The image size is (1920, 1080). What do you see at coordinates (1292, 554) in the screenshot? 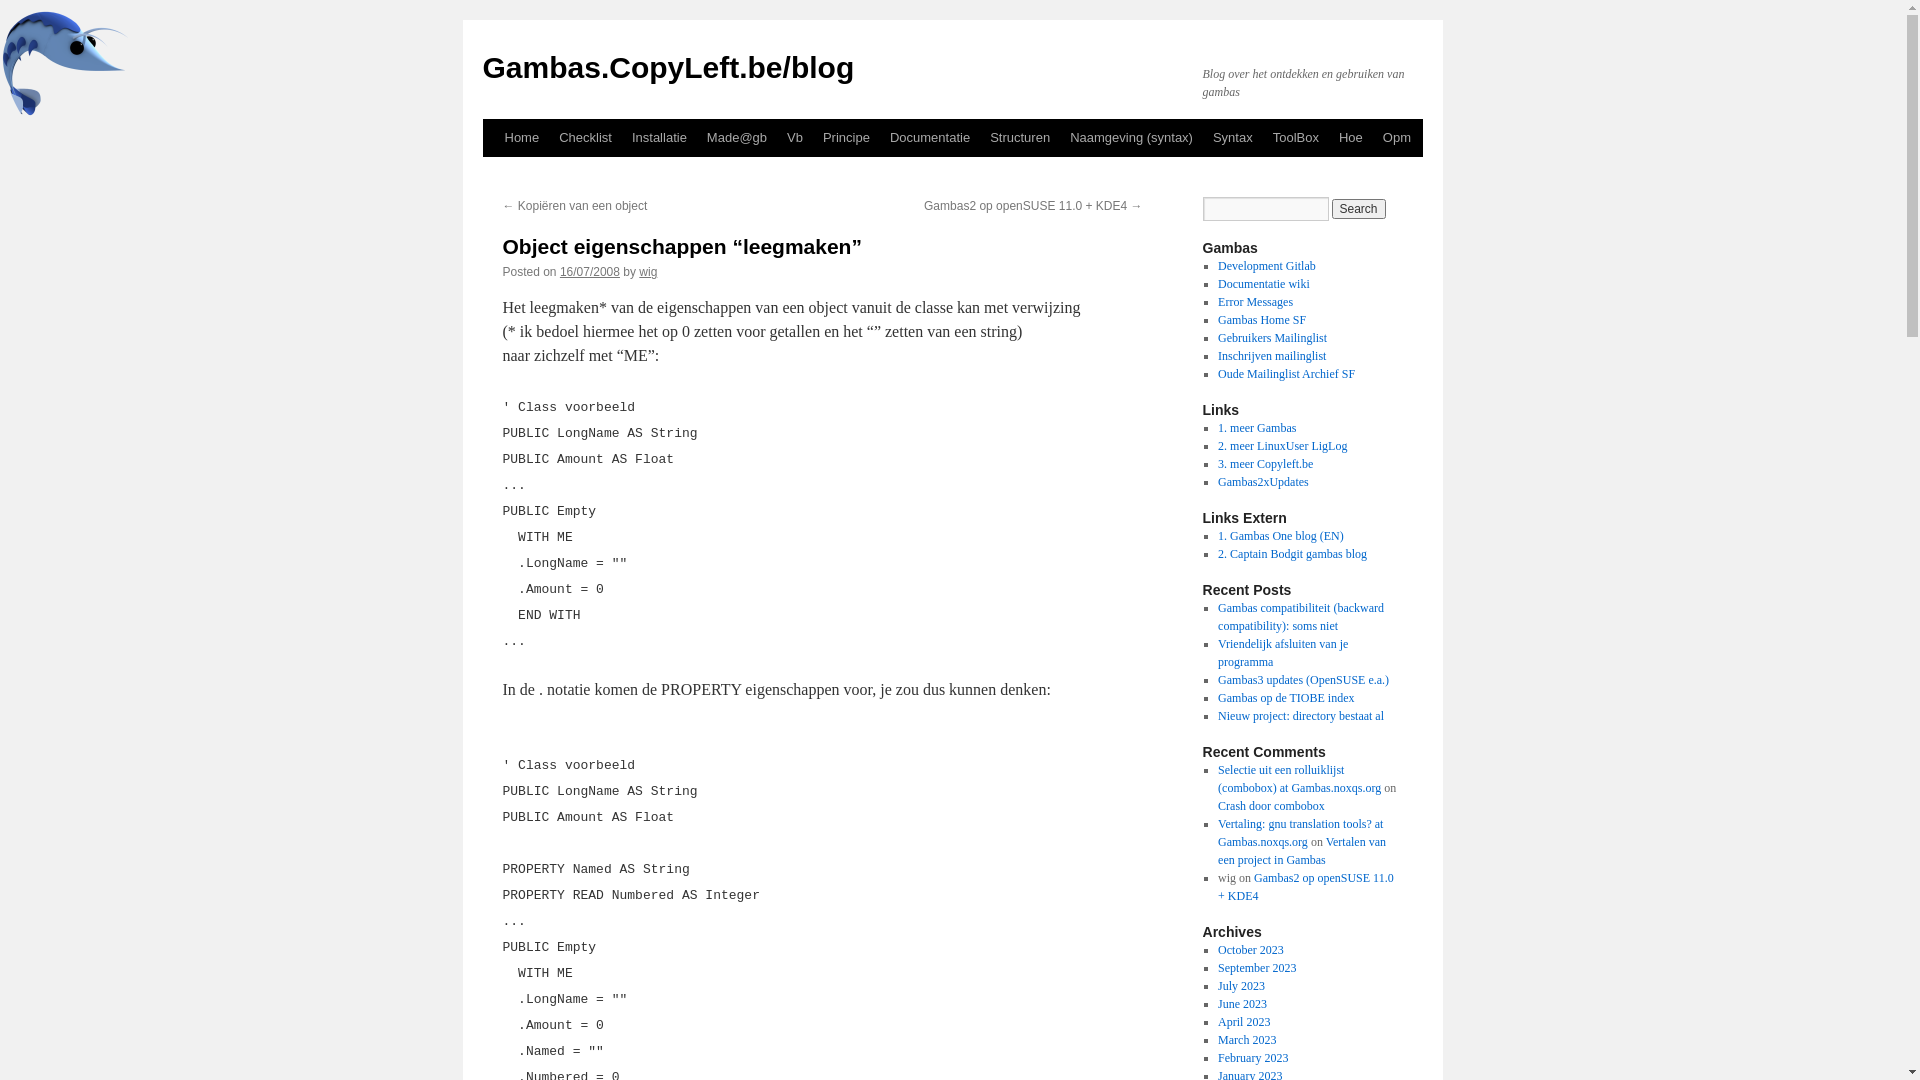
I see `'2. Captain Bodgit gambas blog'` at bounding box center [1292, 554].